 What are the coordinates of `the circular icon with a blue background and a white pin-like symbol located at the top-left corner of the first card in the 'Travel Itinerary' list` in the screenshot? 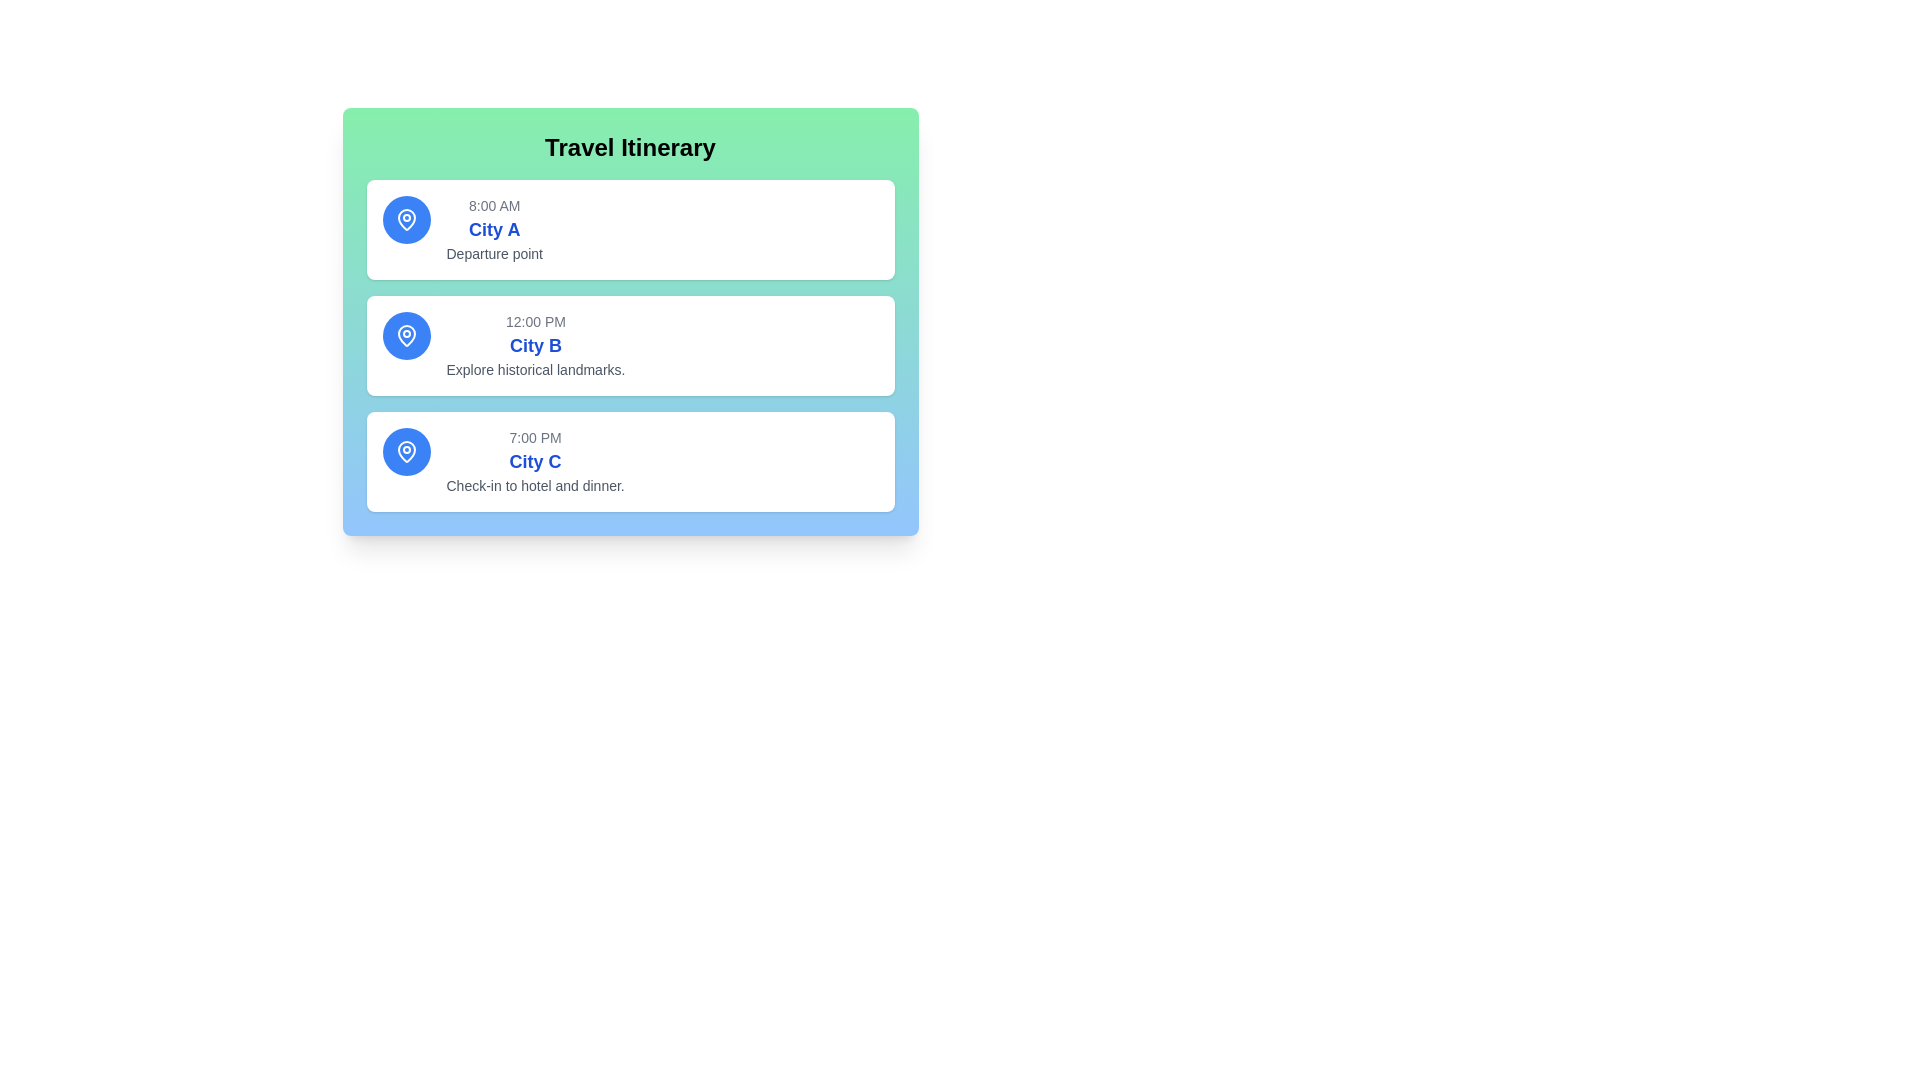 It's located at (405, 219).